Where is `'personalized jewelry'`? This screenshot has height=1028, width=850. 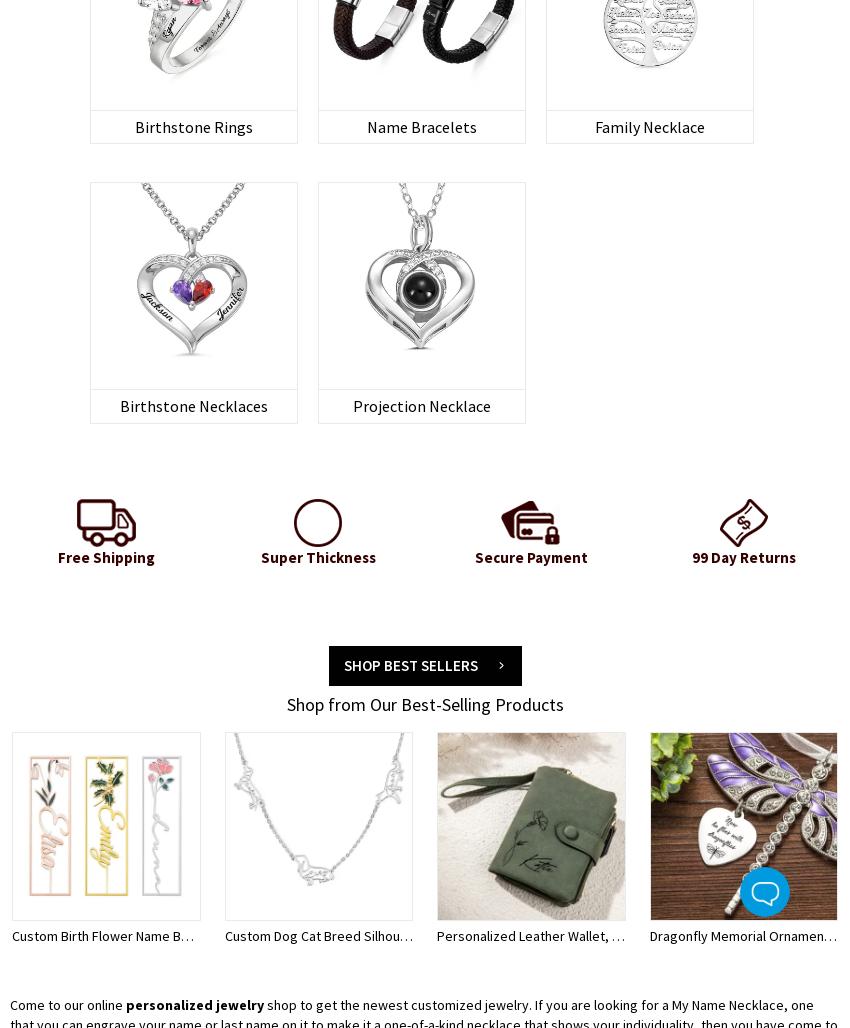
'personalized jewelry' is located at coordinates (193, 1003).